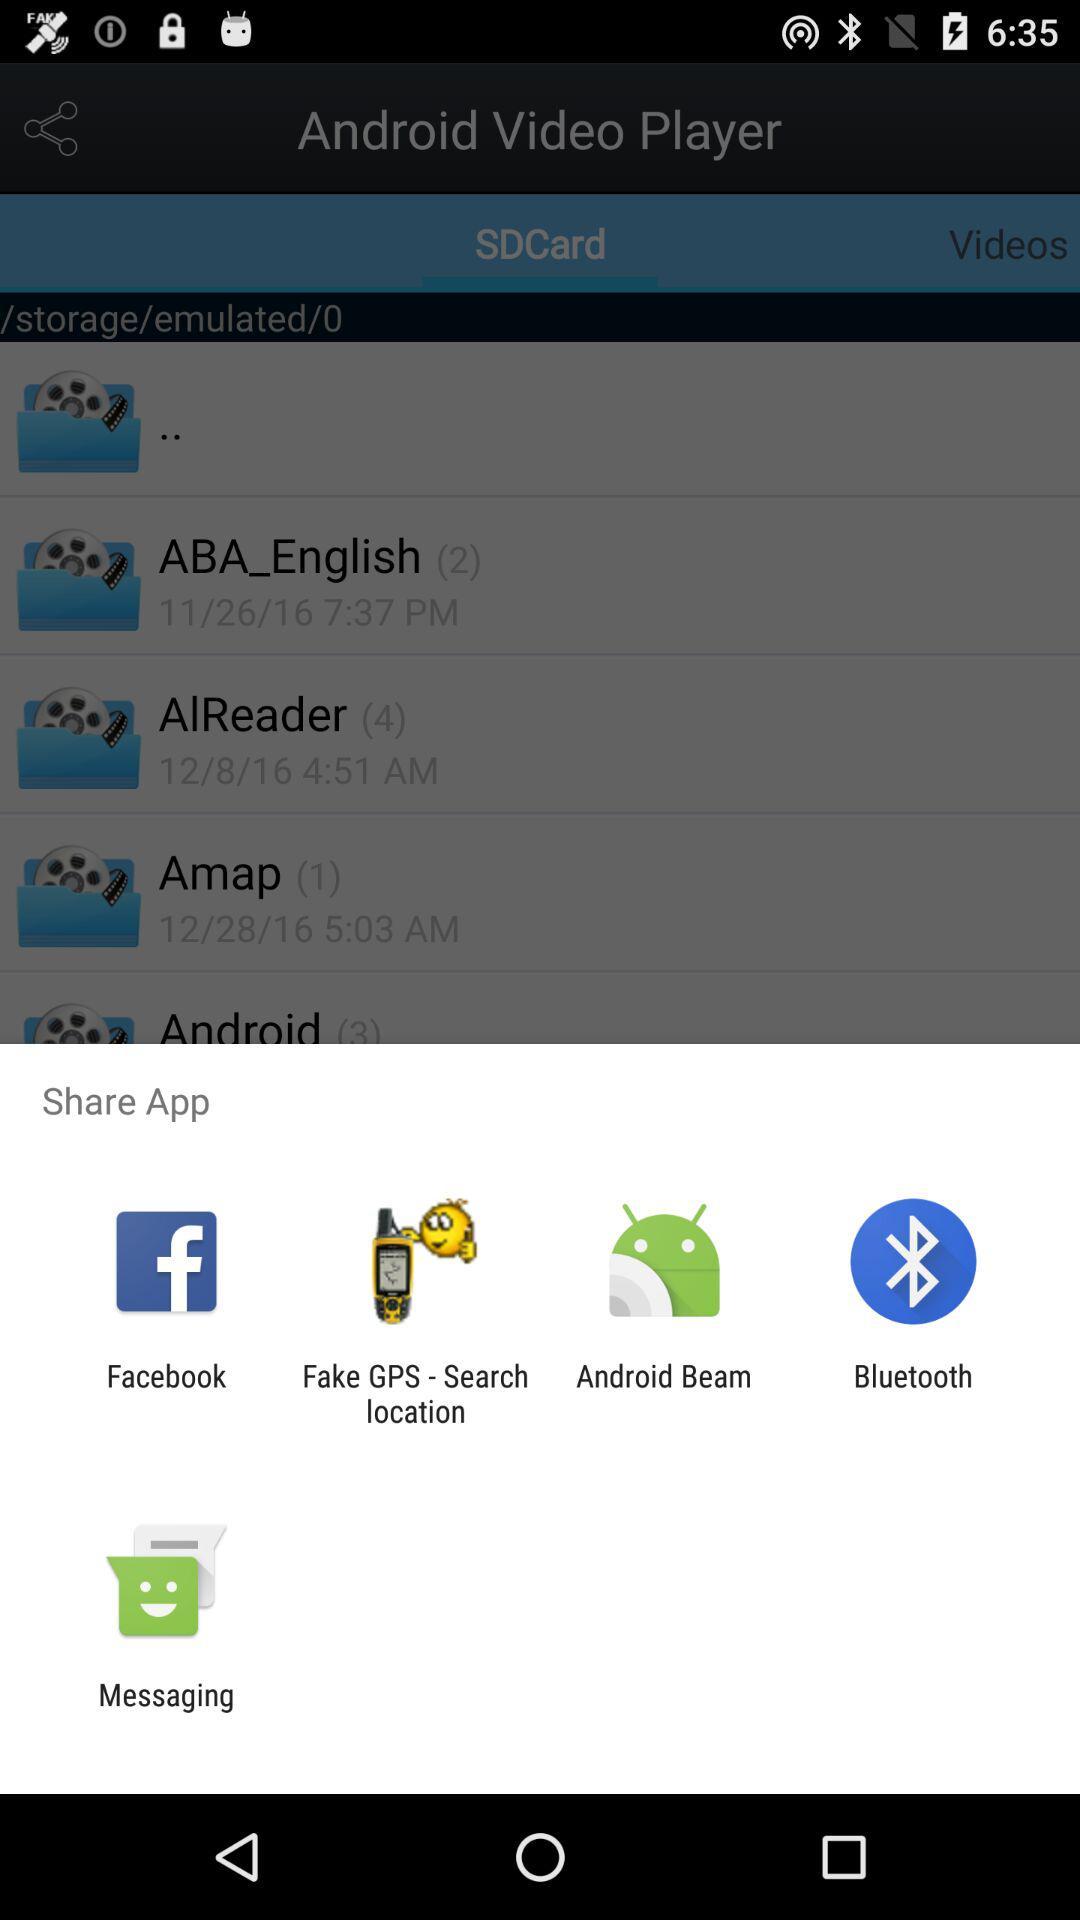 The image size is (1080, 1920). Describe the element at coordinates (913, 1392) in the screenshot. I see `the app next to android beam app` at that location.